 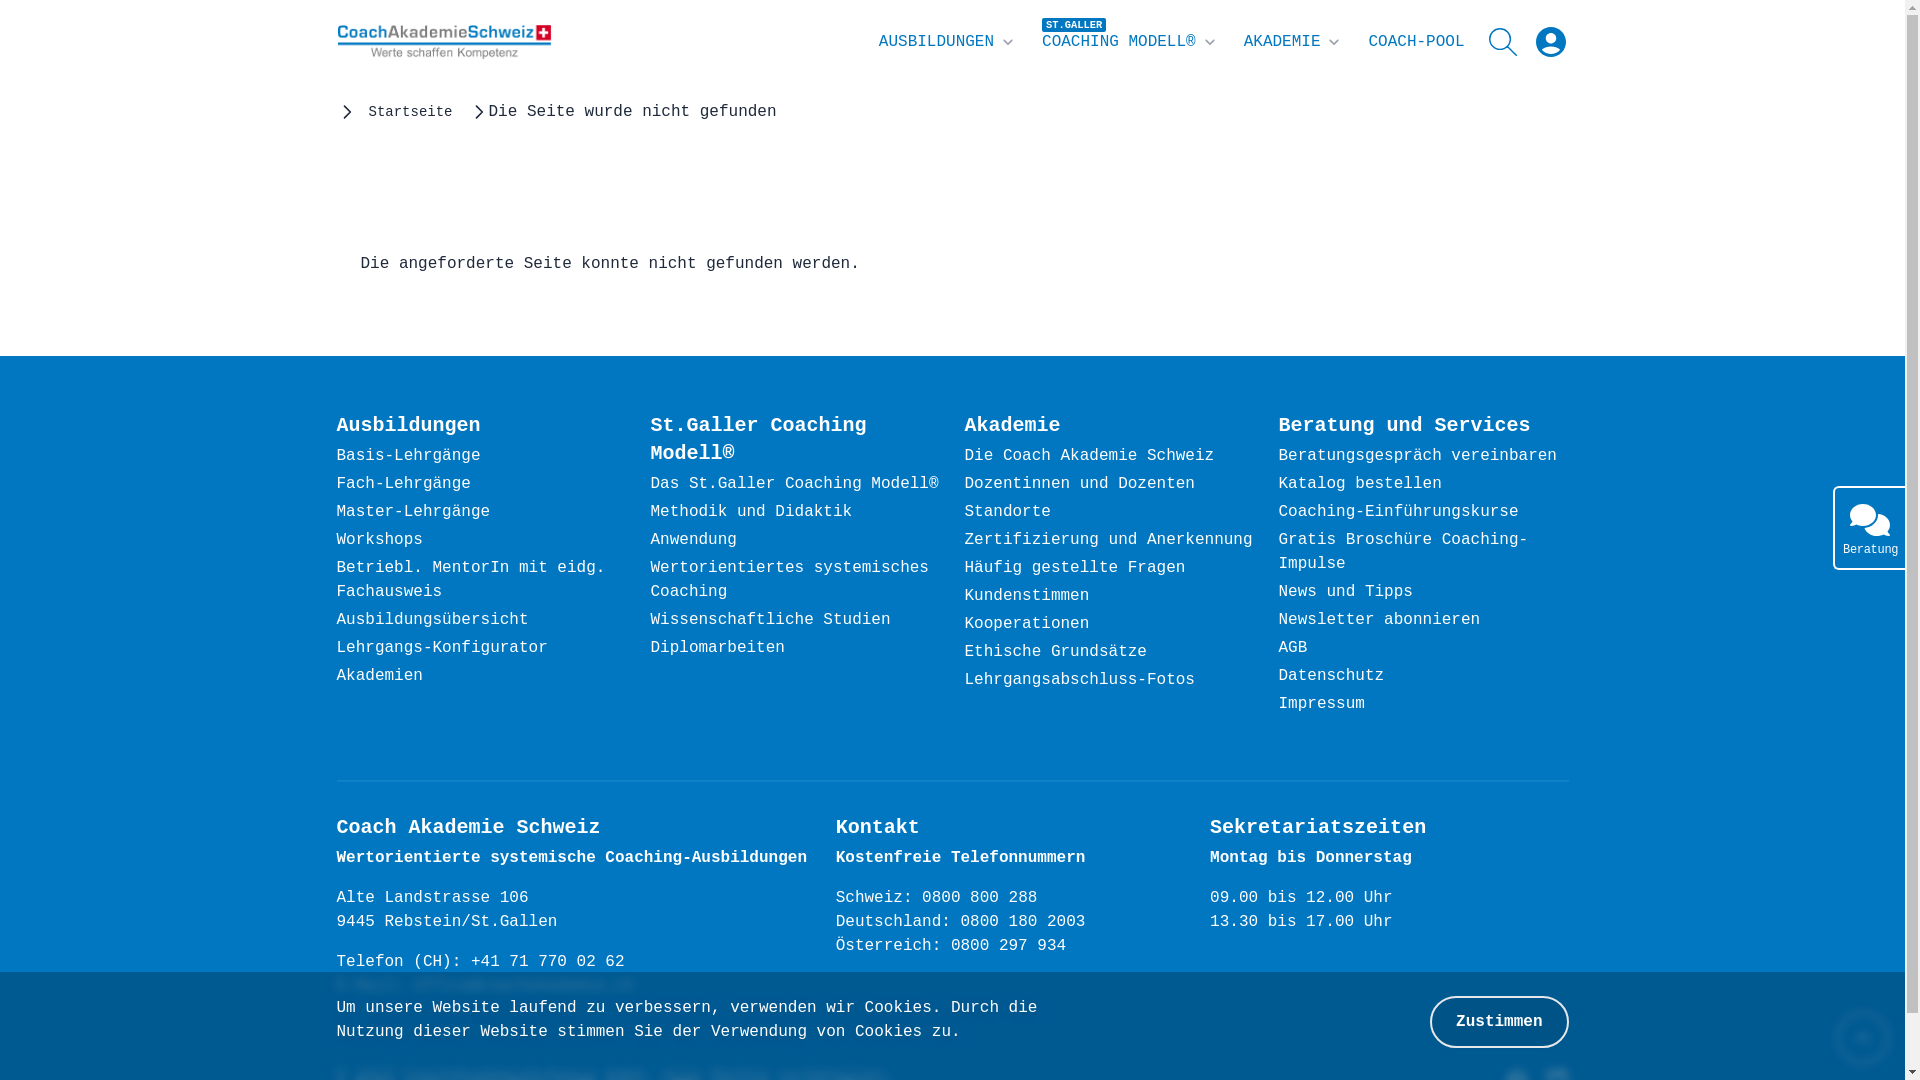 I want to click on '0800 180 2003', so click(x=1023, y=922).